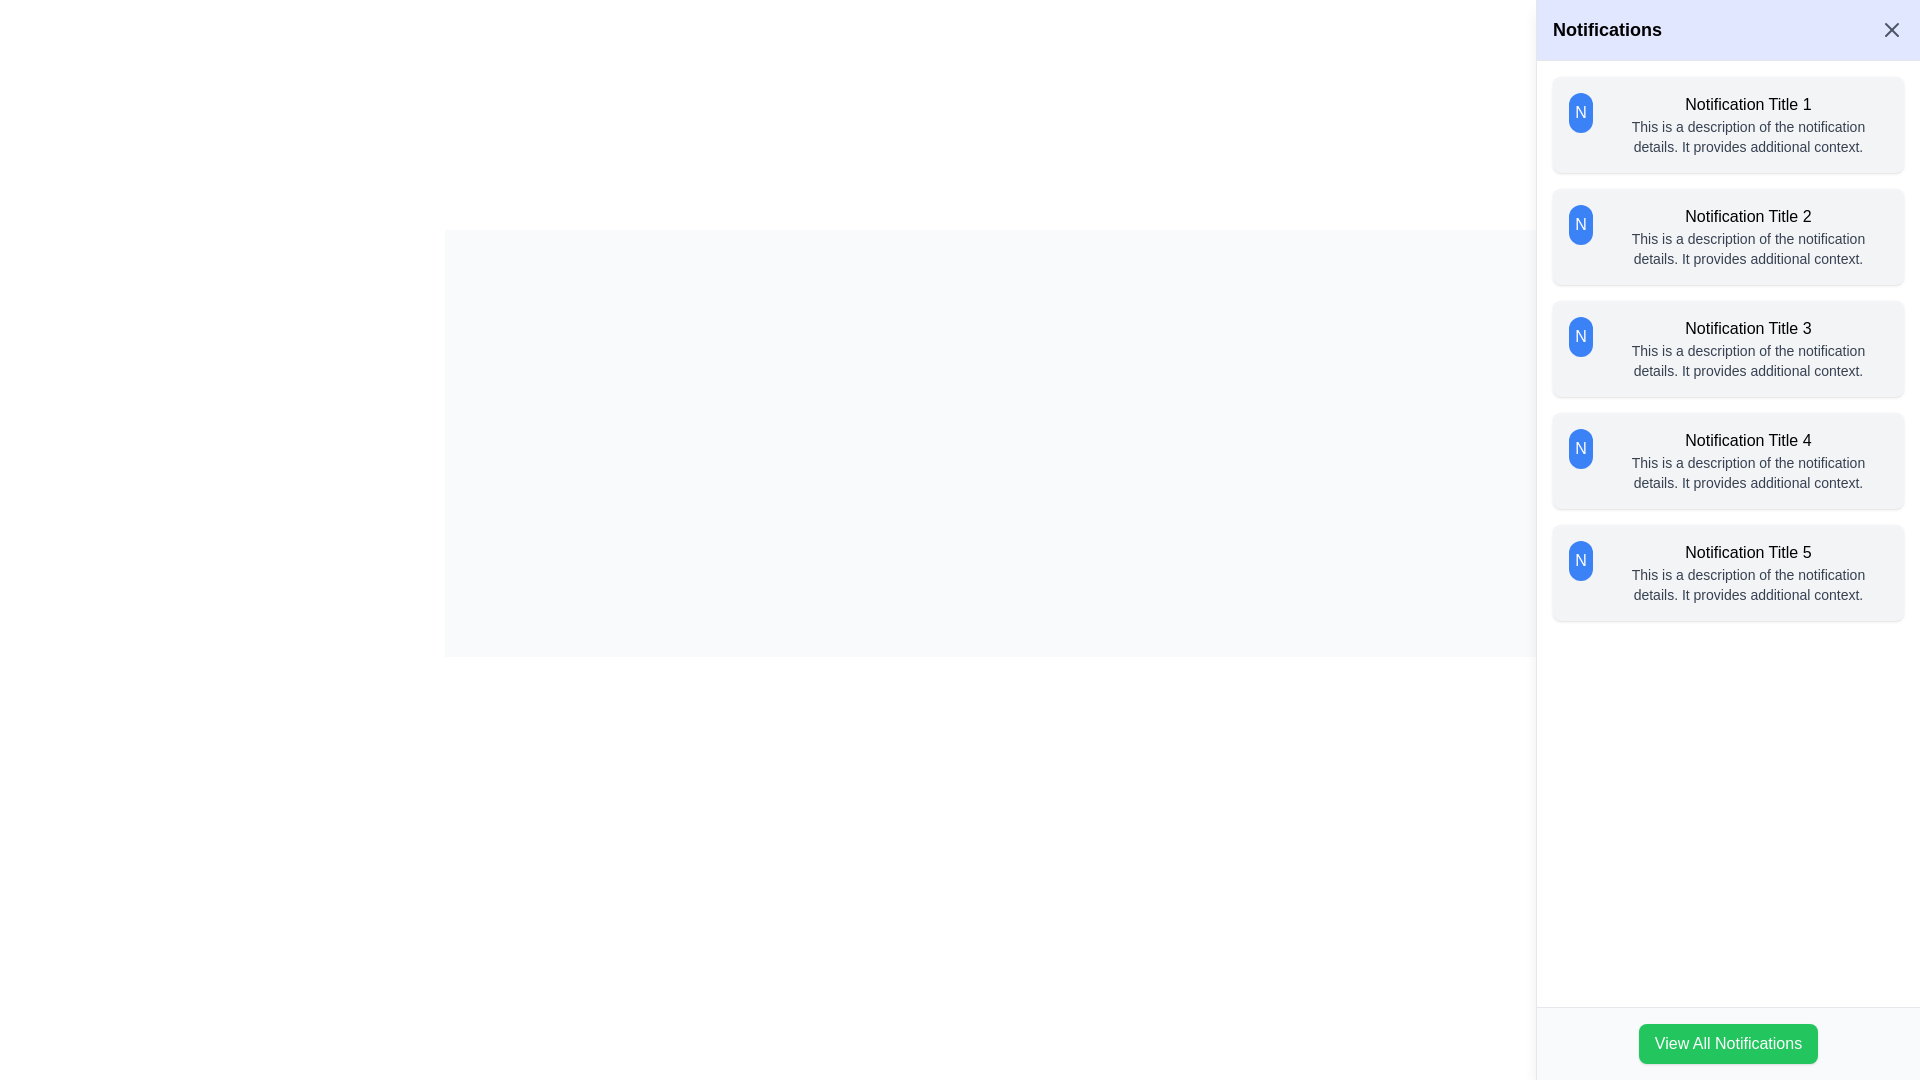 This screenshot has width=1920, height=1080. Describe the element at coordinates (1579, 447) in the screenshot. I see `the circular blue icon with a white 'N' in the center` at that location.